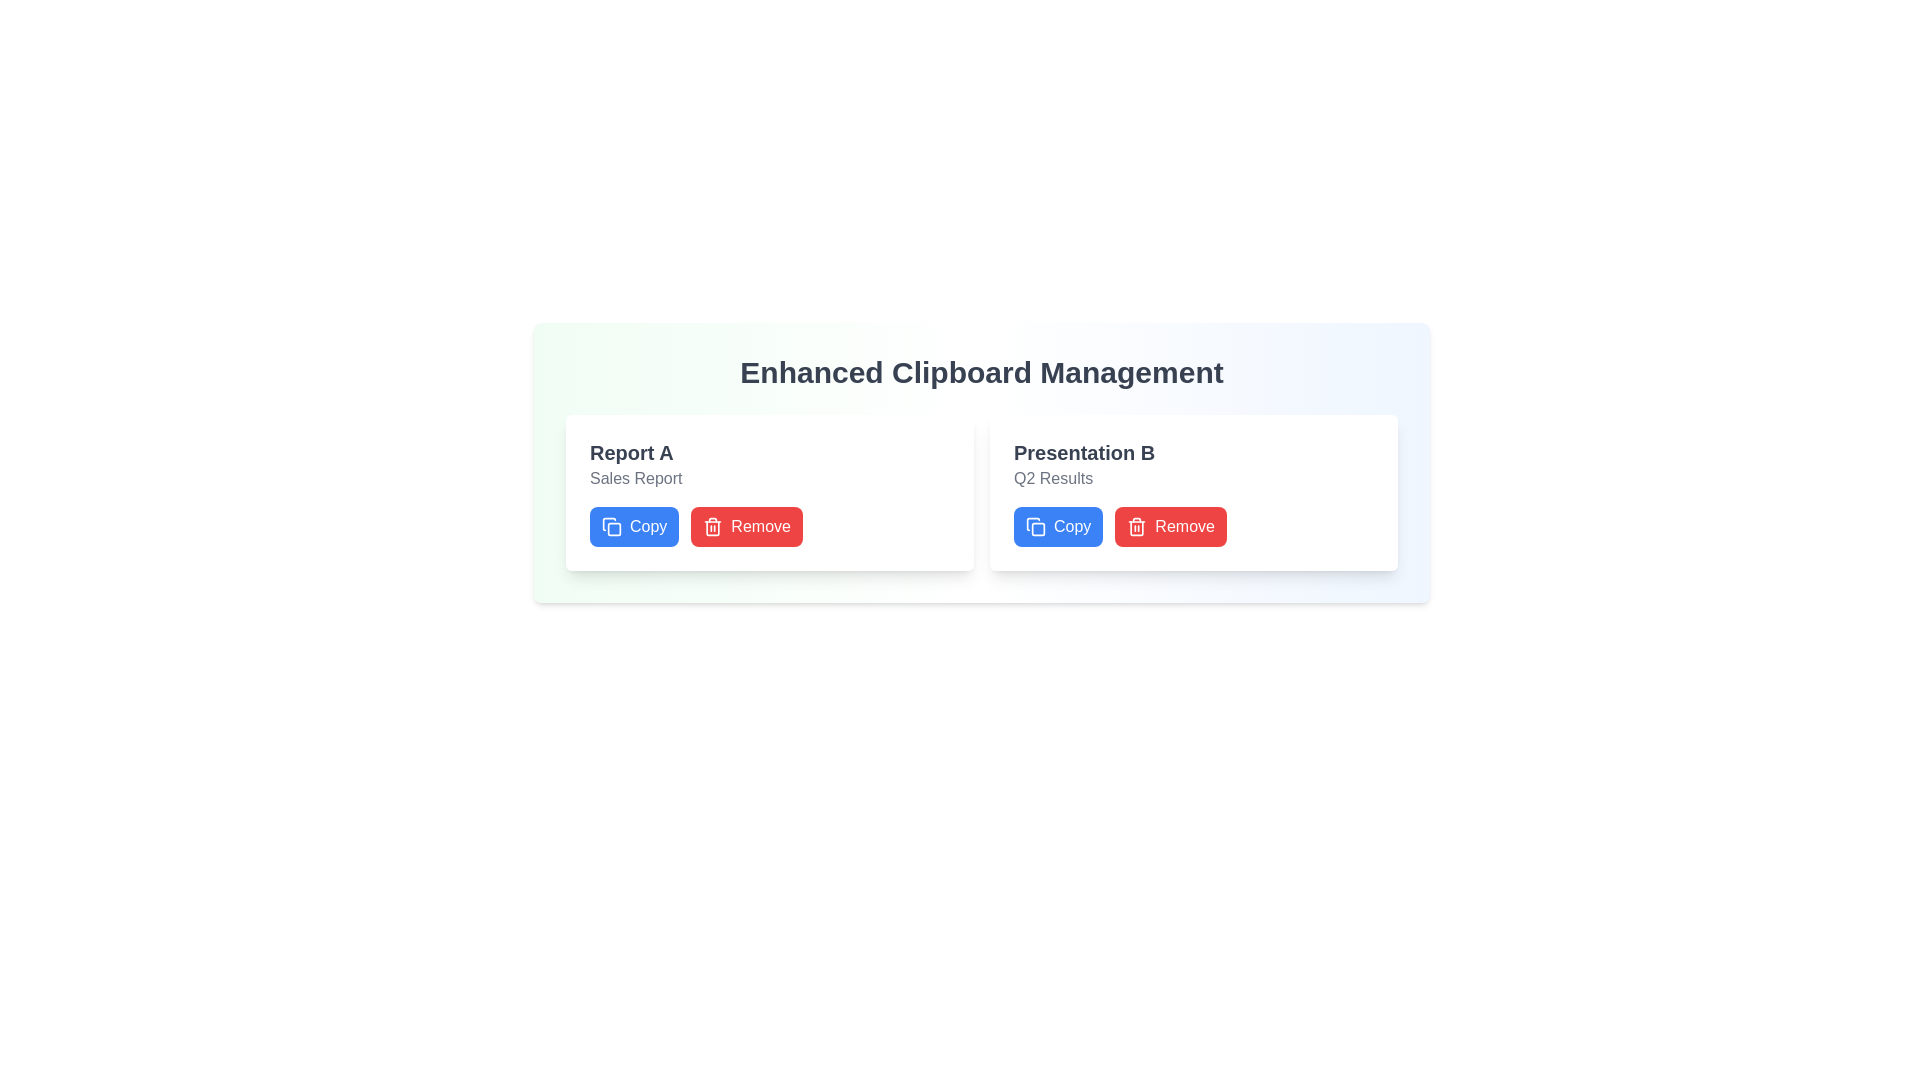  Describe the element at coordinates (1137, 526) in the screenshot. I see `the trash can icon with a red background located within the 'Remove' button of the second card (Presentation B) in the interface` at that location.